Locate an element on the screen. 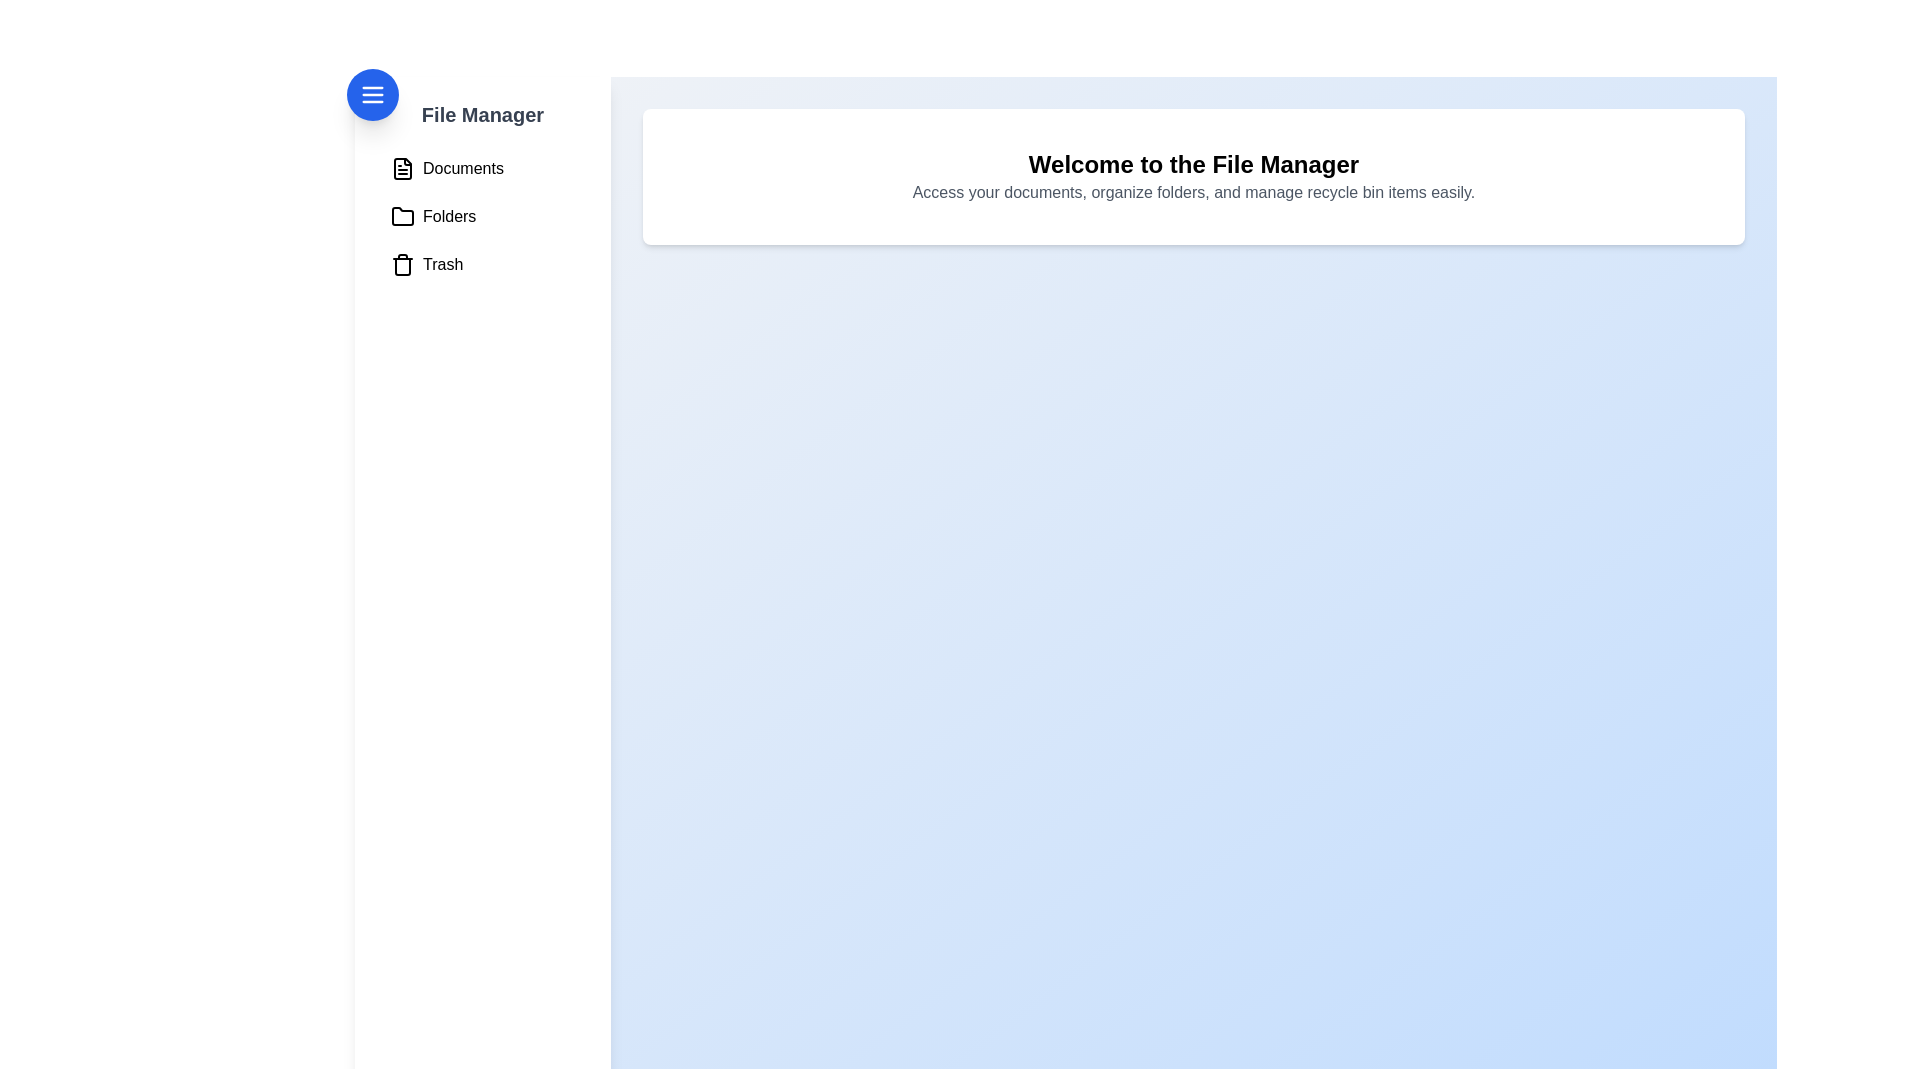 The image size is (1920, 1080). the 'Folders' menu item to select it is located at coordinates (483, 216).